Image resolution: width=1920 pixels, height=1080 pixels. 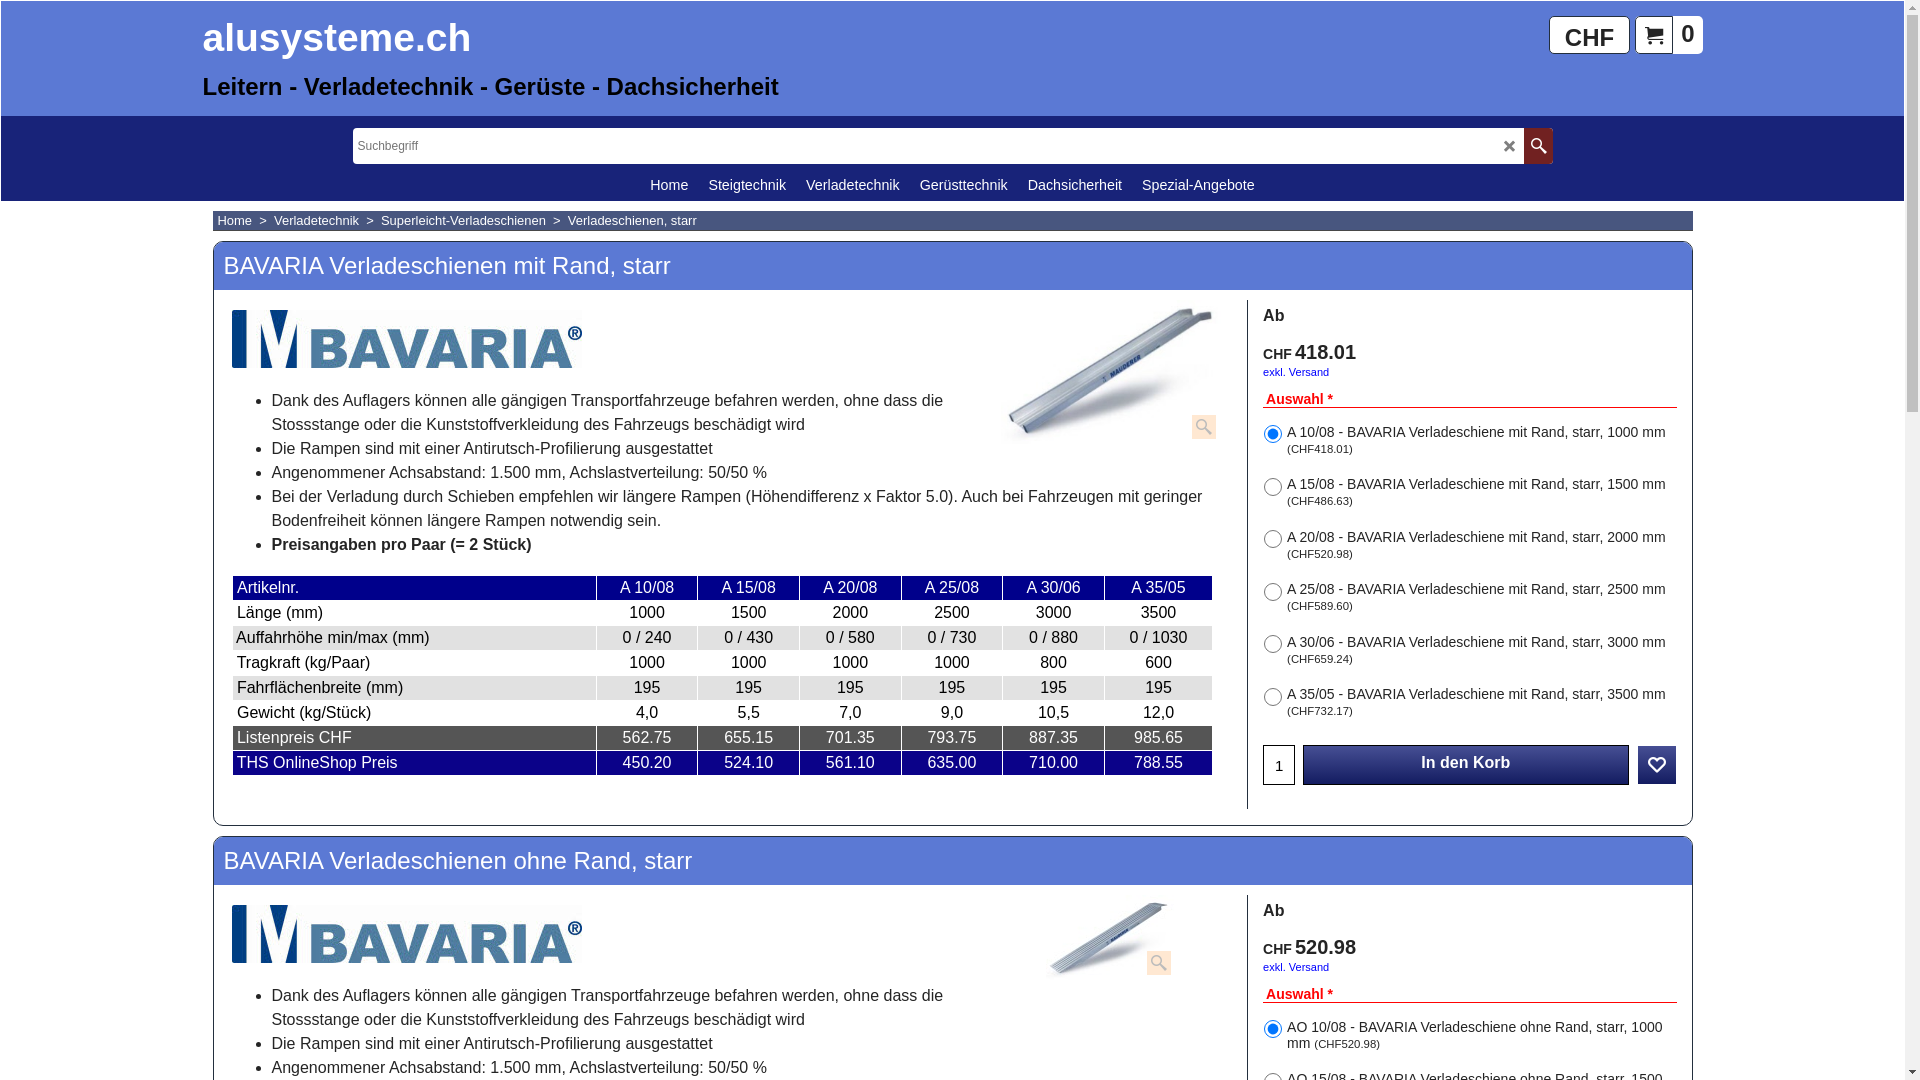 I want to click on 'Favoriten', so click(x=1656, y=764).